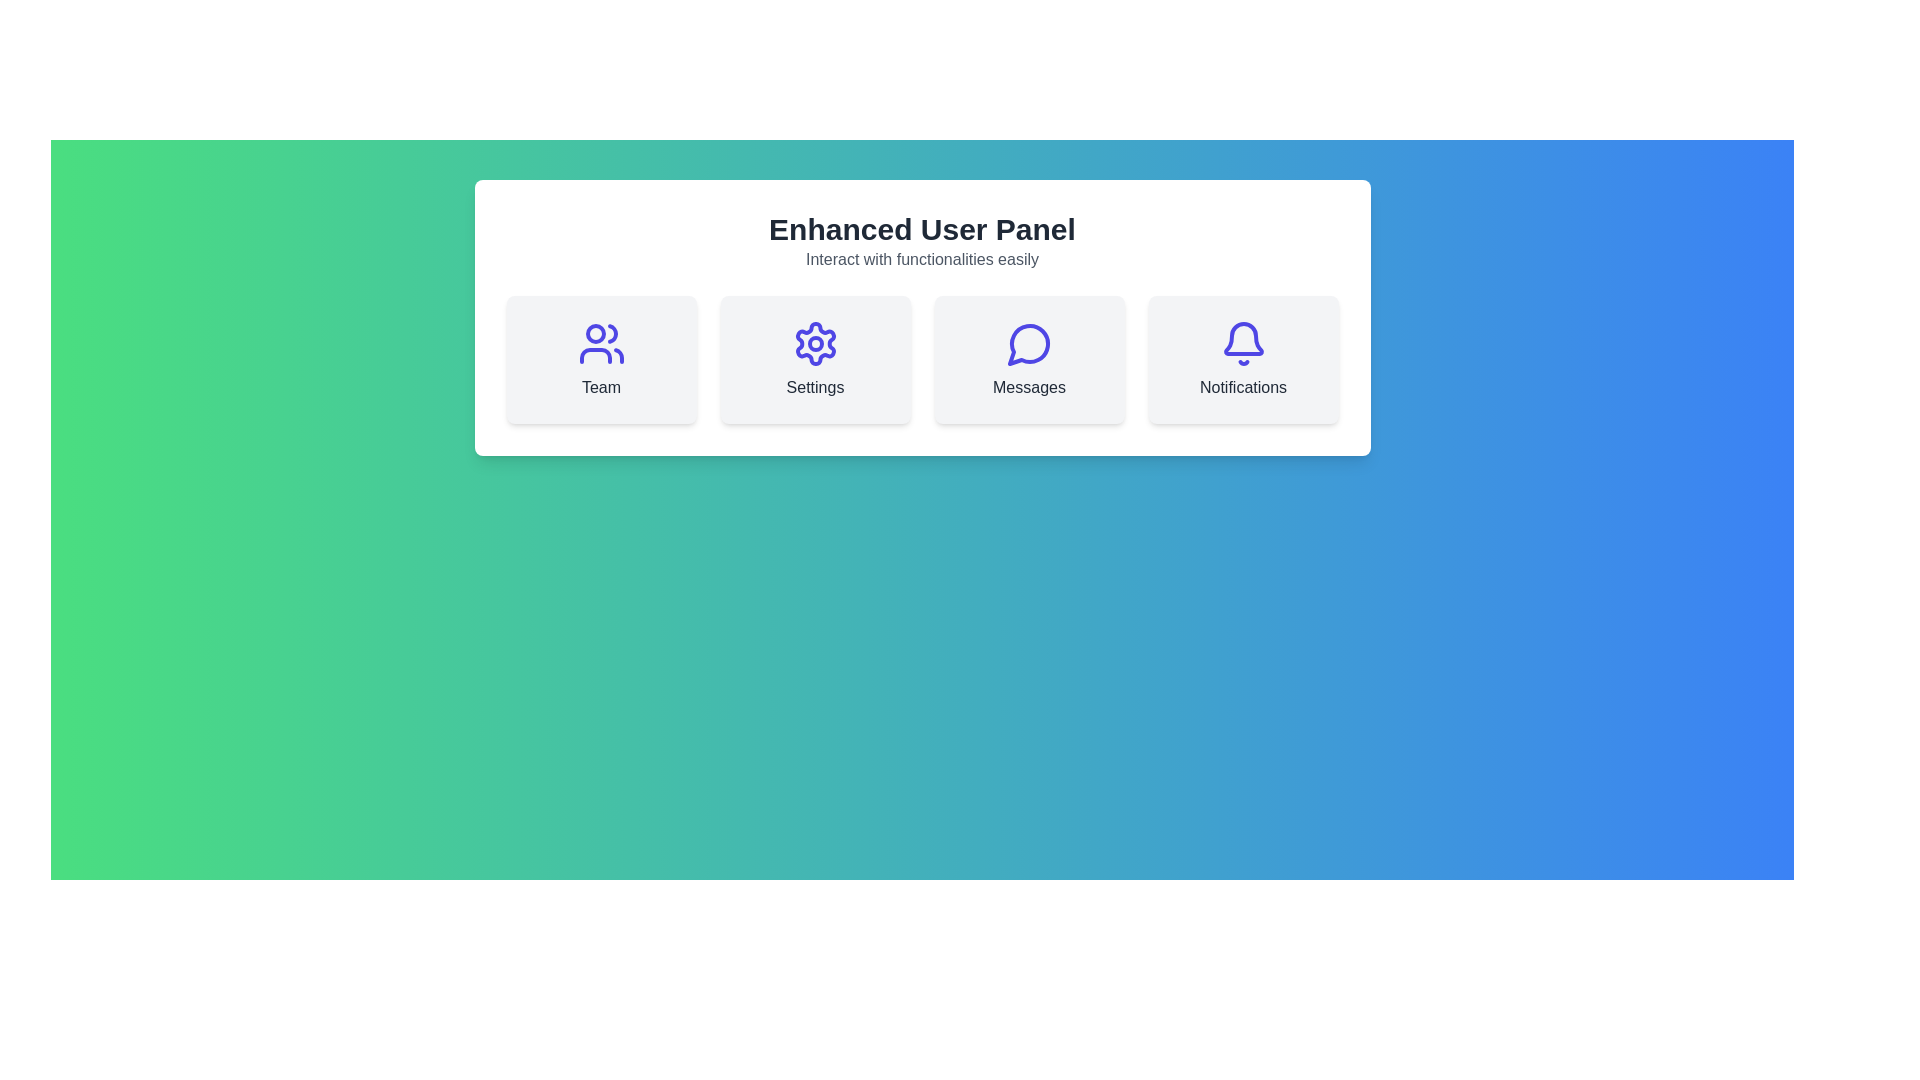  Describe the element at coordinates (1242, 358) in the screenshot. I see `the Icon Card with a purple bell icon and 'Notifications' label, which is the fourth item in the grid layout` at that location.